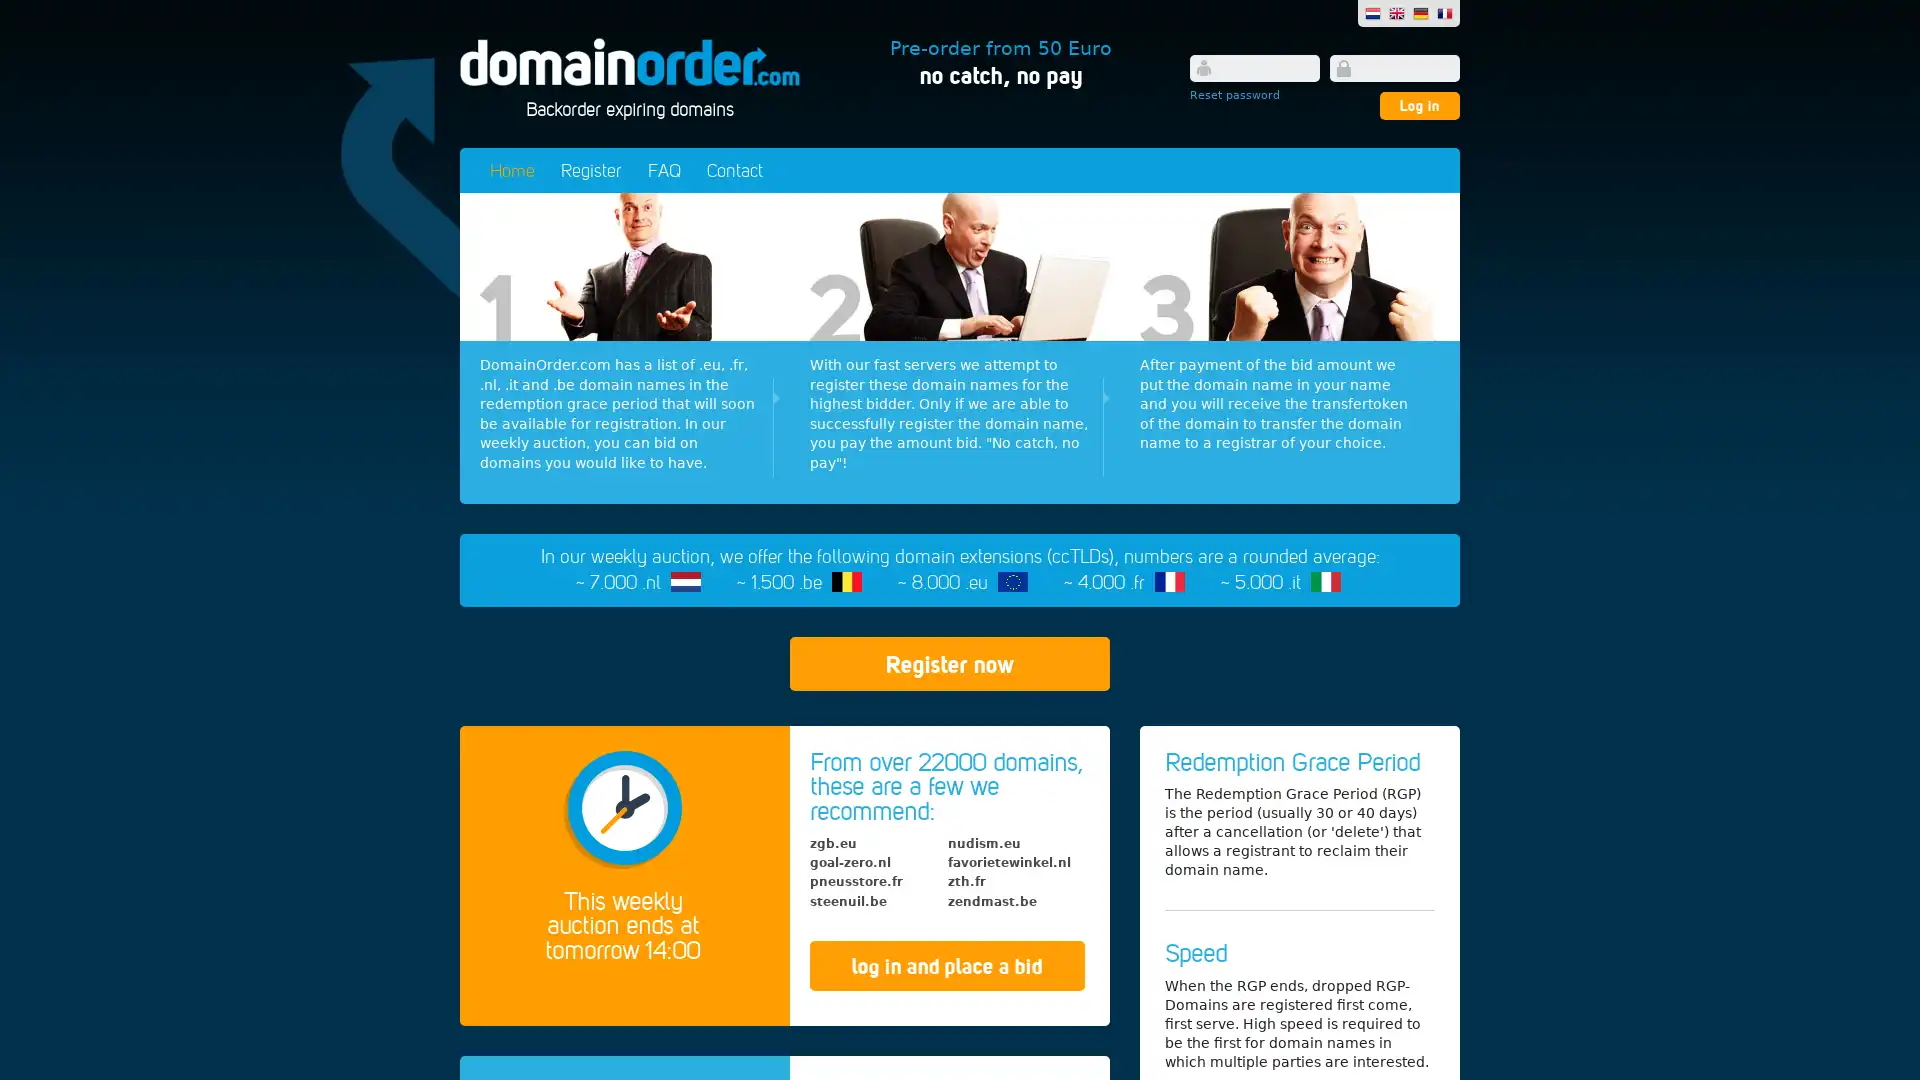 The image size is (1920, 1080). Describe the element at coordinates (1419, 105) in the screenshot. I see `Log in` at that location.